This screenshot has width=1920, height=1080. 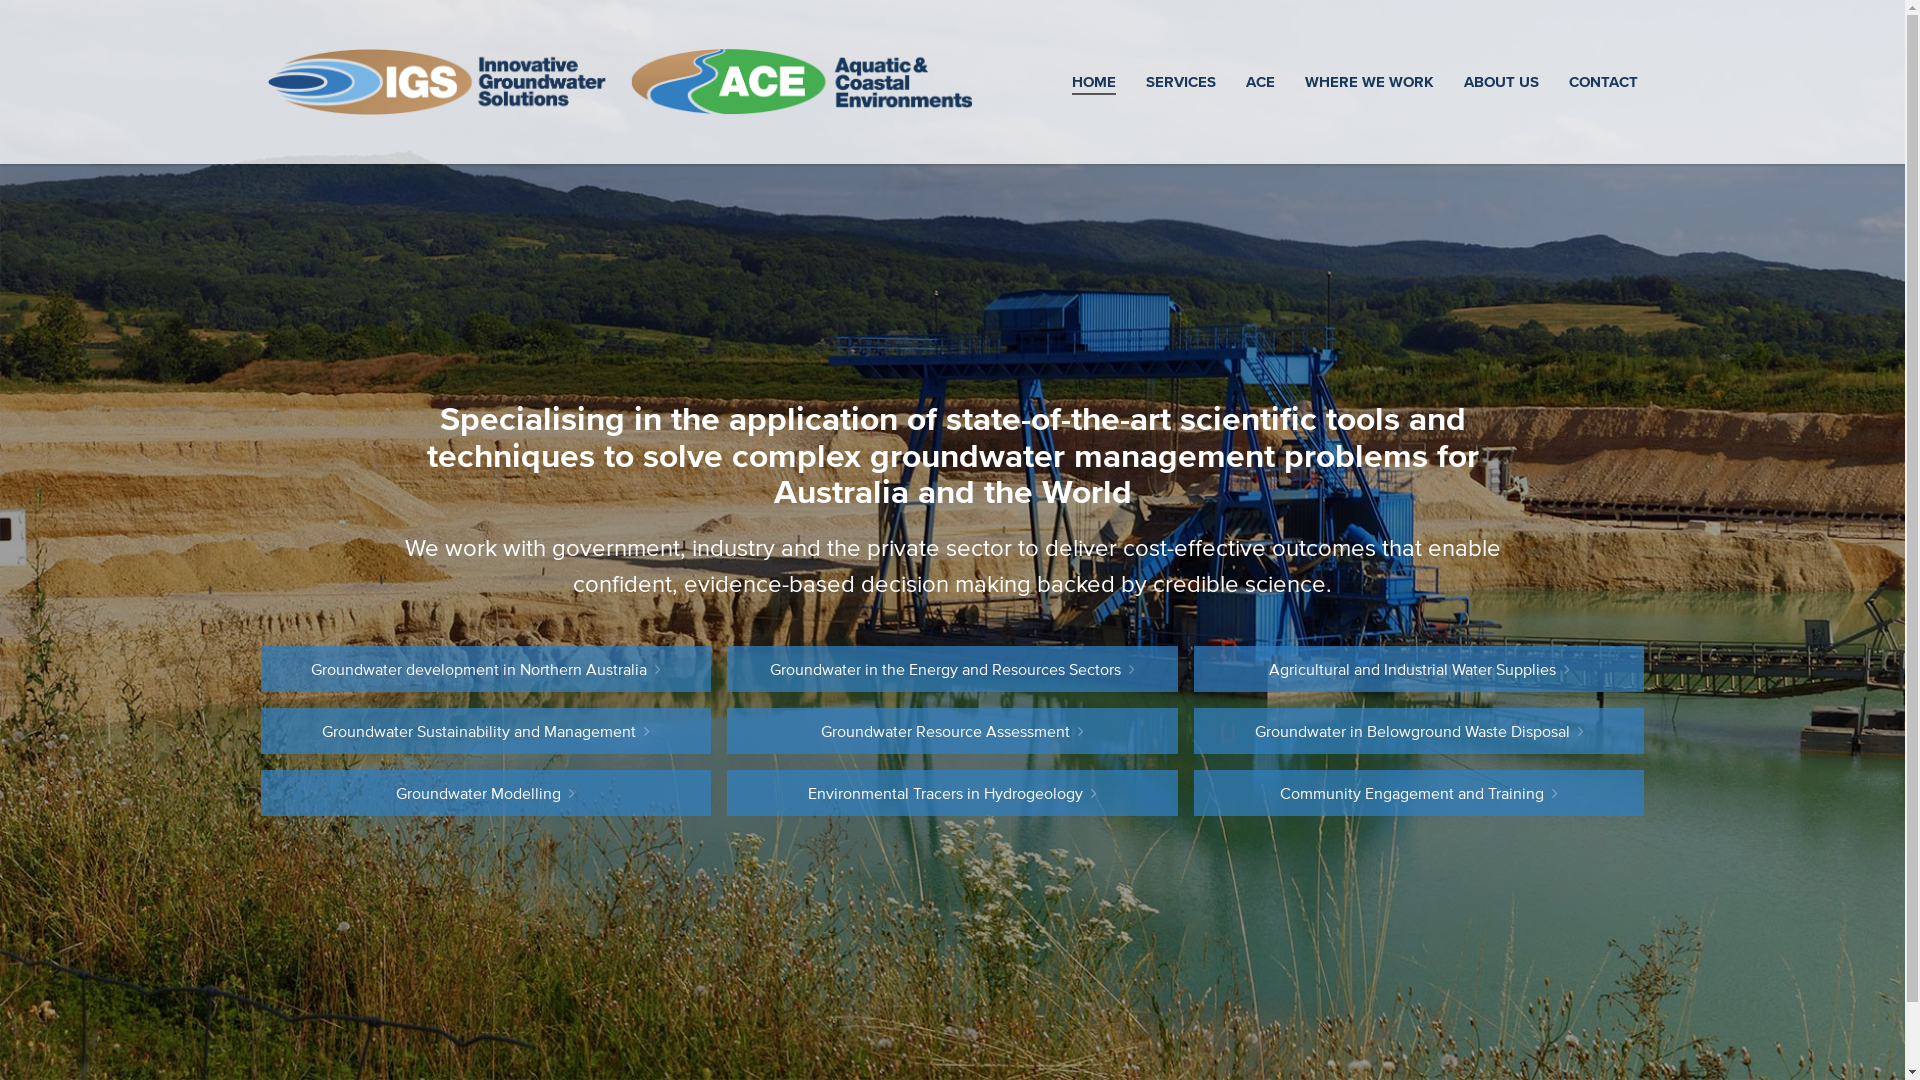 What do you see at coordinates (485, 668) in the screenshot?
I see `'Groundwater development in Northern Australia  '` at bounding box center [485, 668].